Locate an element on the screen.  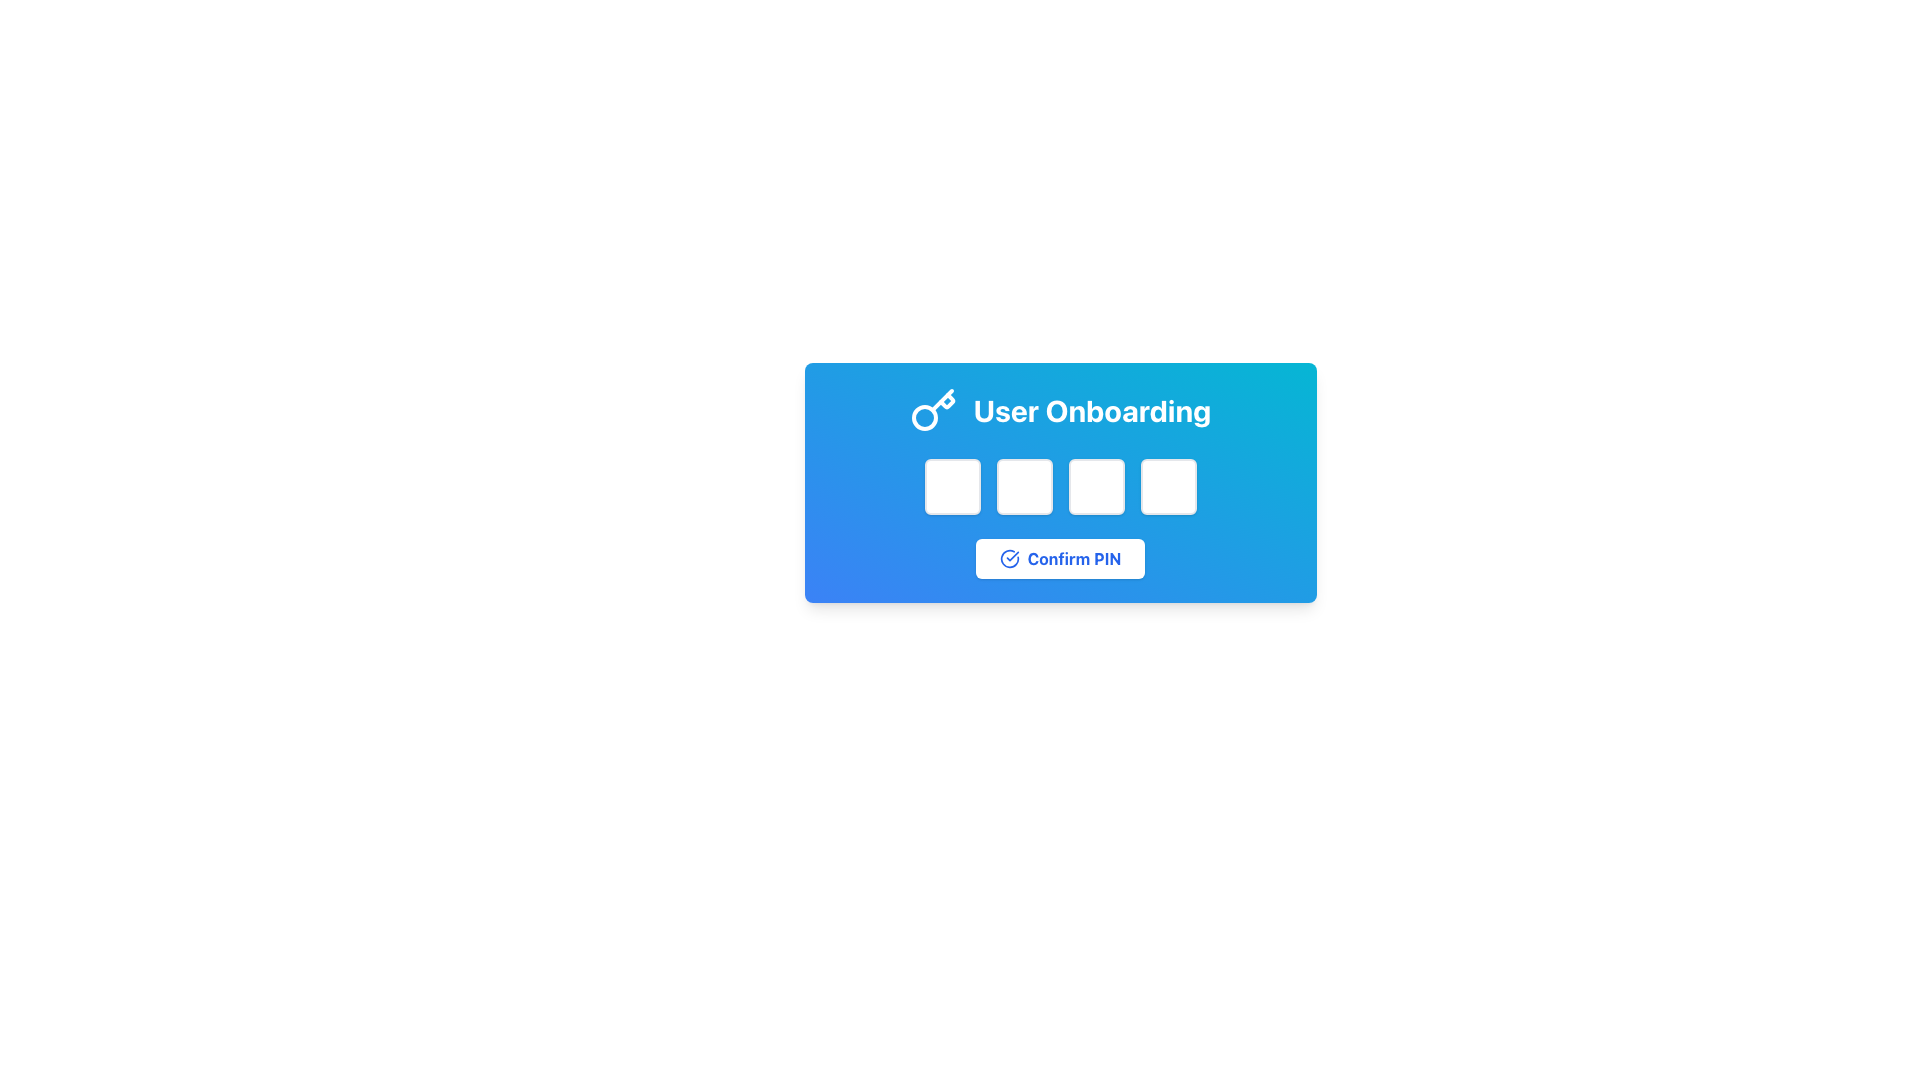
the confirmation button located at the center near the bottom of the card-style interface is located at coordinates (1059, 559).